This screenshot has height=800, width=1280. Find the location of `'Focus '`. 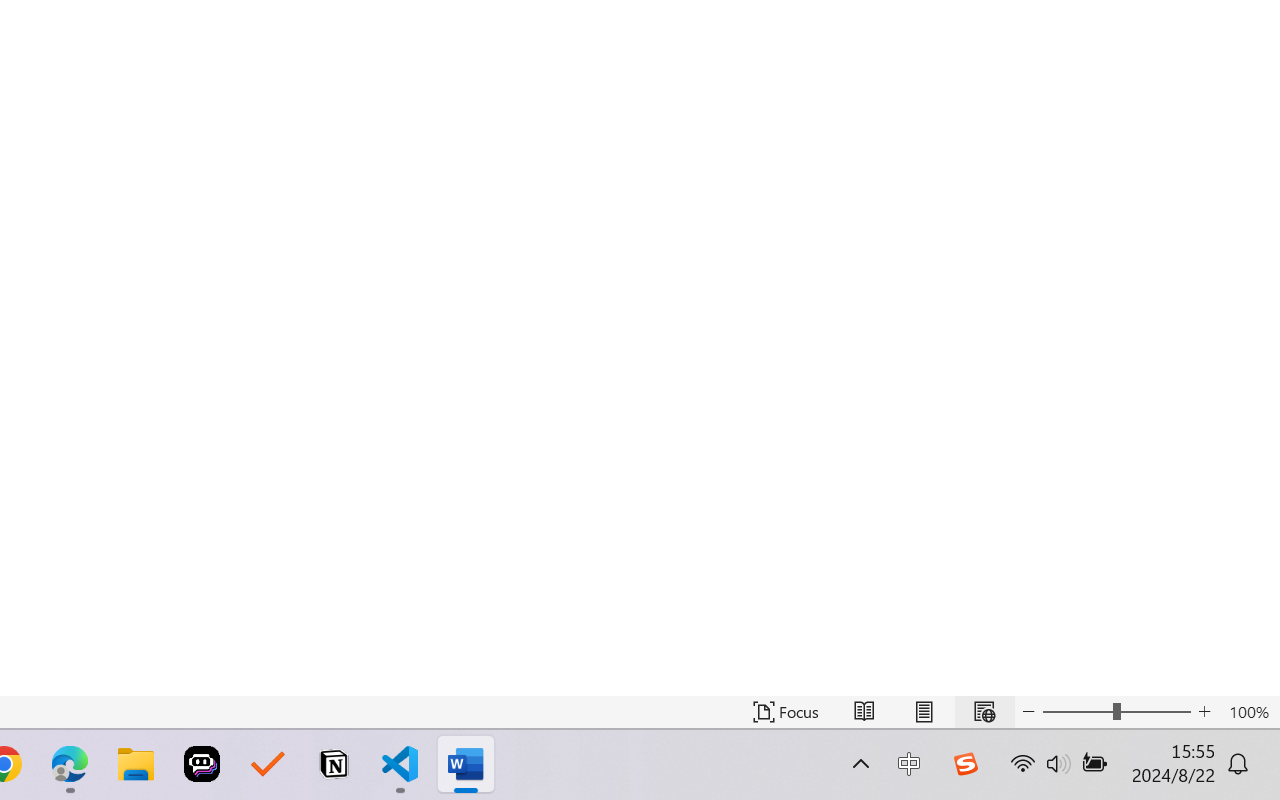

'Focus ' is located at coordinates (785, 711).